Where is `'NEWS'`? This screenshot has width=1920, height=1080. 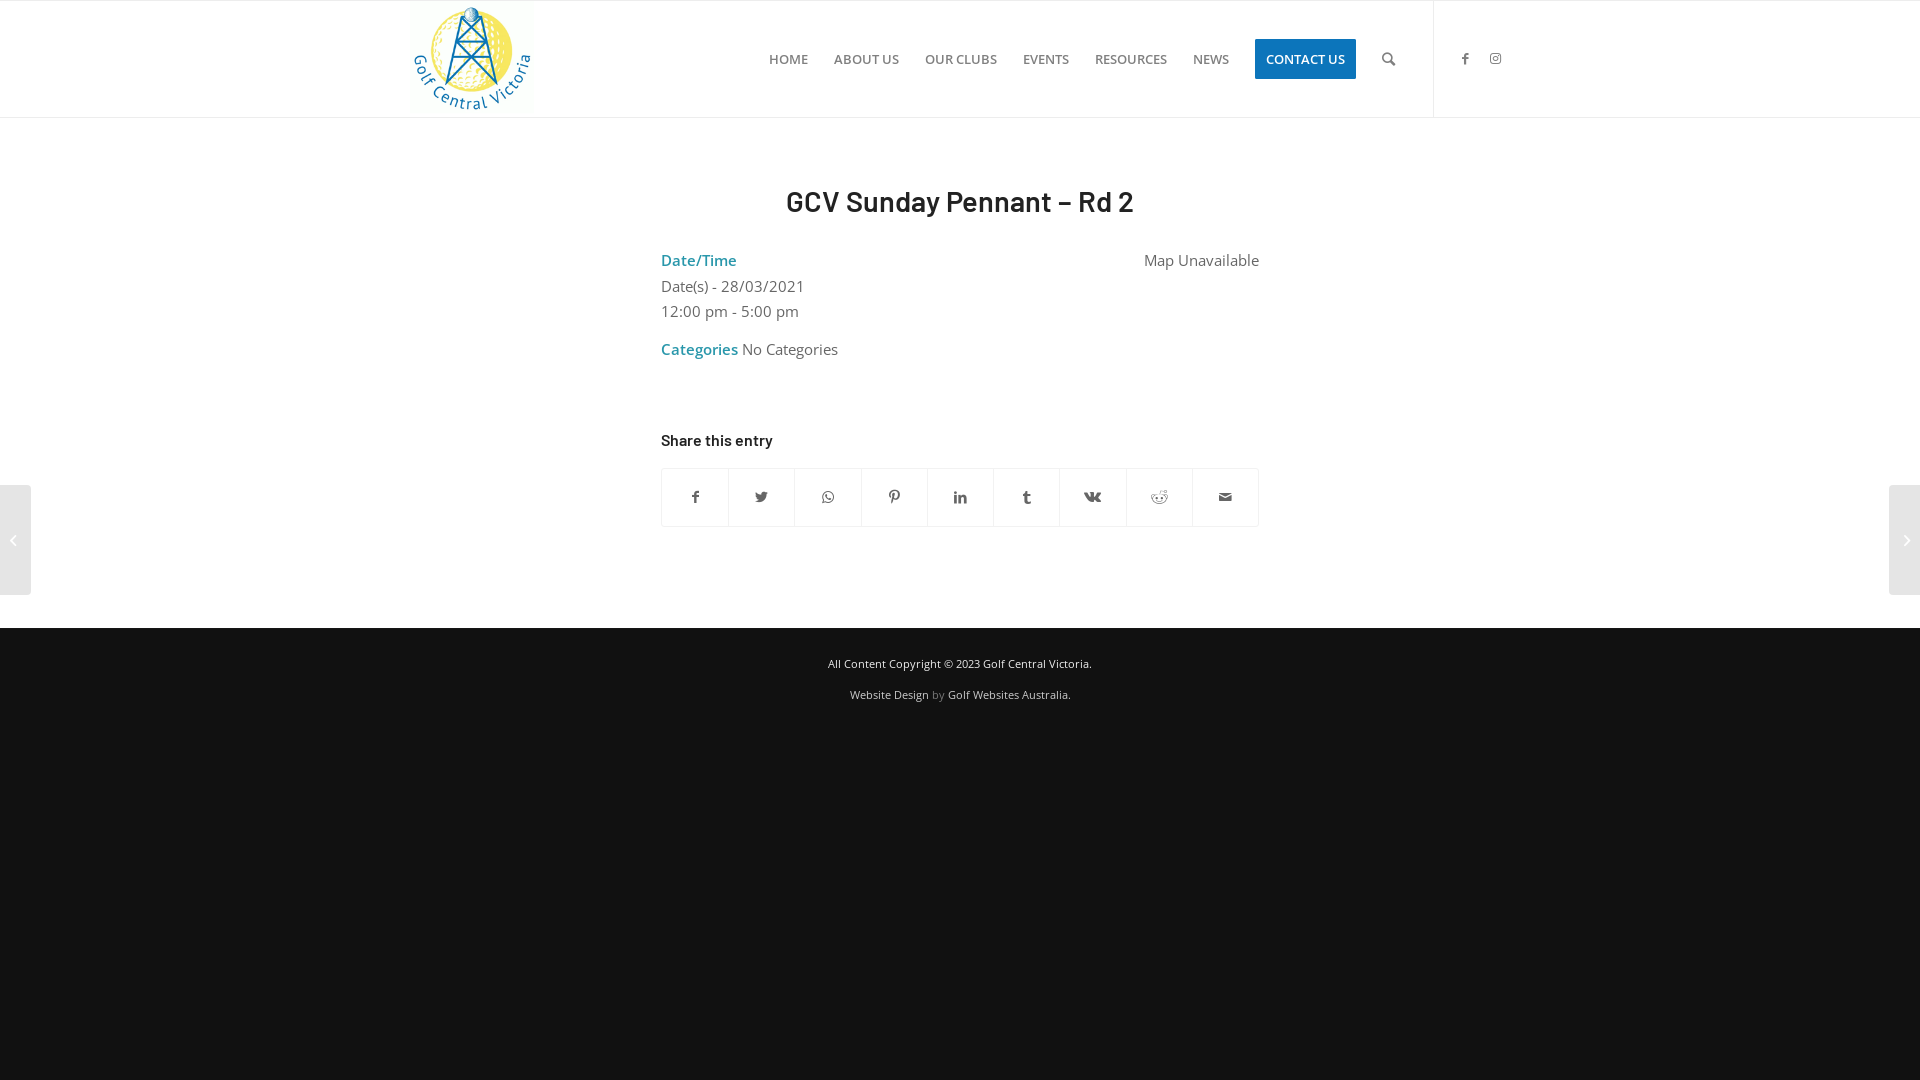 'NEWS' is located at coordinates (1209, 57).